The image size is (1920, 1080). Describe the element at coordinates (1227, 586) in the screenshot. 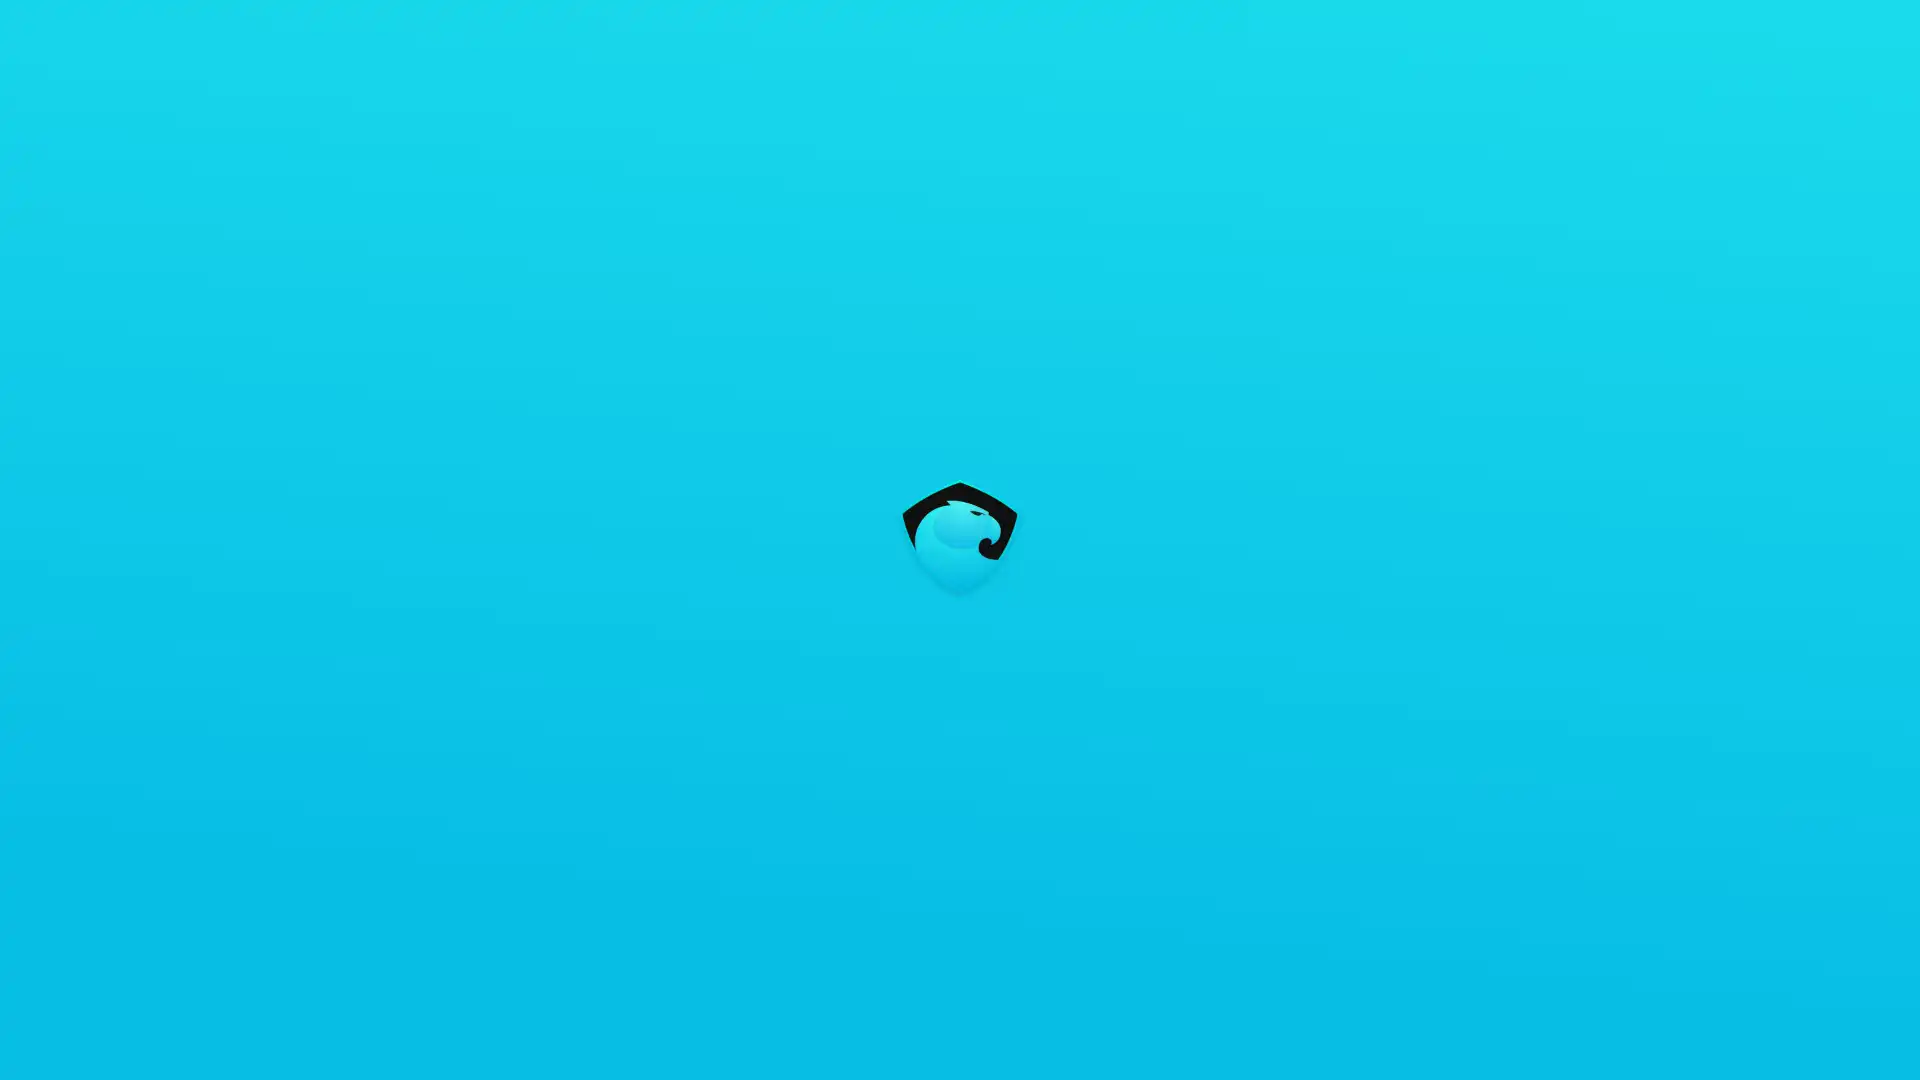

I see `Lightwave MEMBERSHIP` at that location.